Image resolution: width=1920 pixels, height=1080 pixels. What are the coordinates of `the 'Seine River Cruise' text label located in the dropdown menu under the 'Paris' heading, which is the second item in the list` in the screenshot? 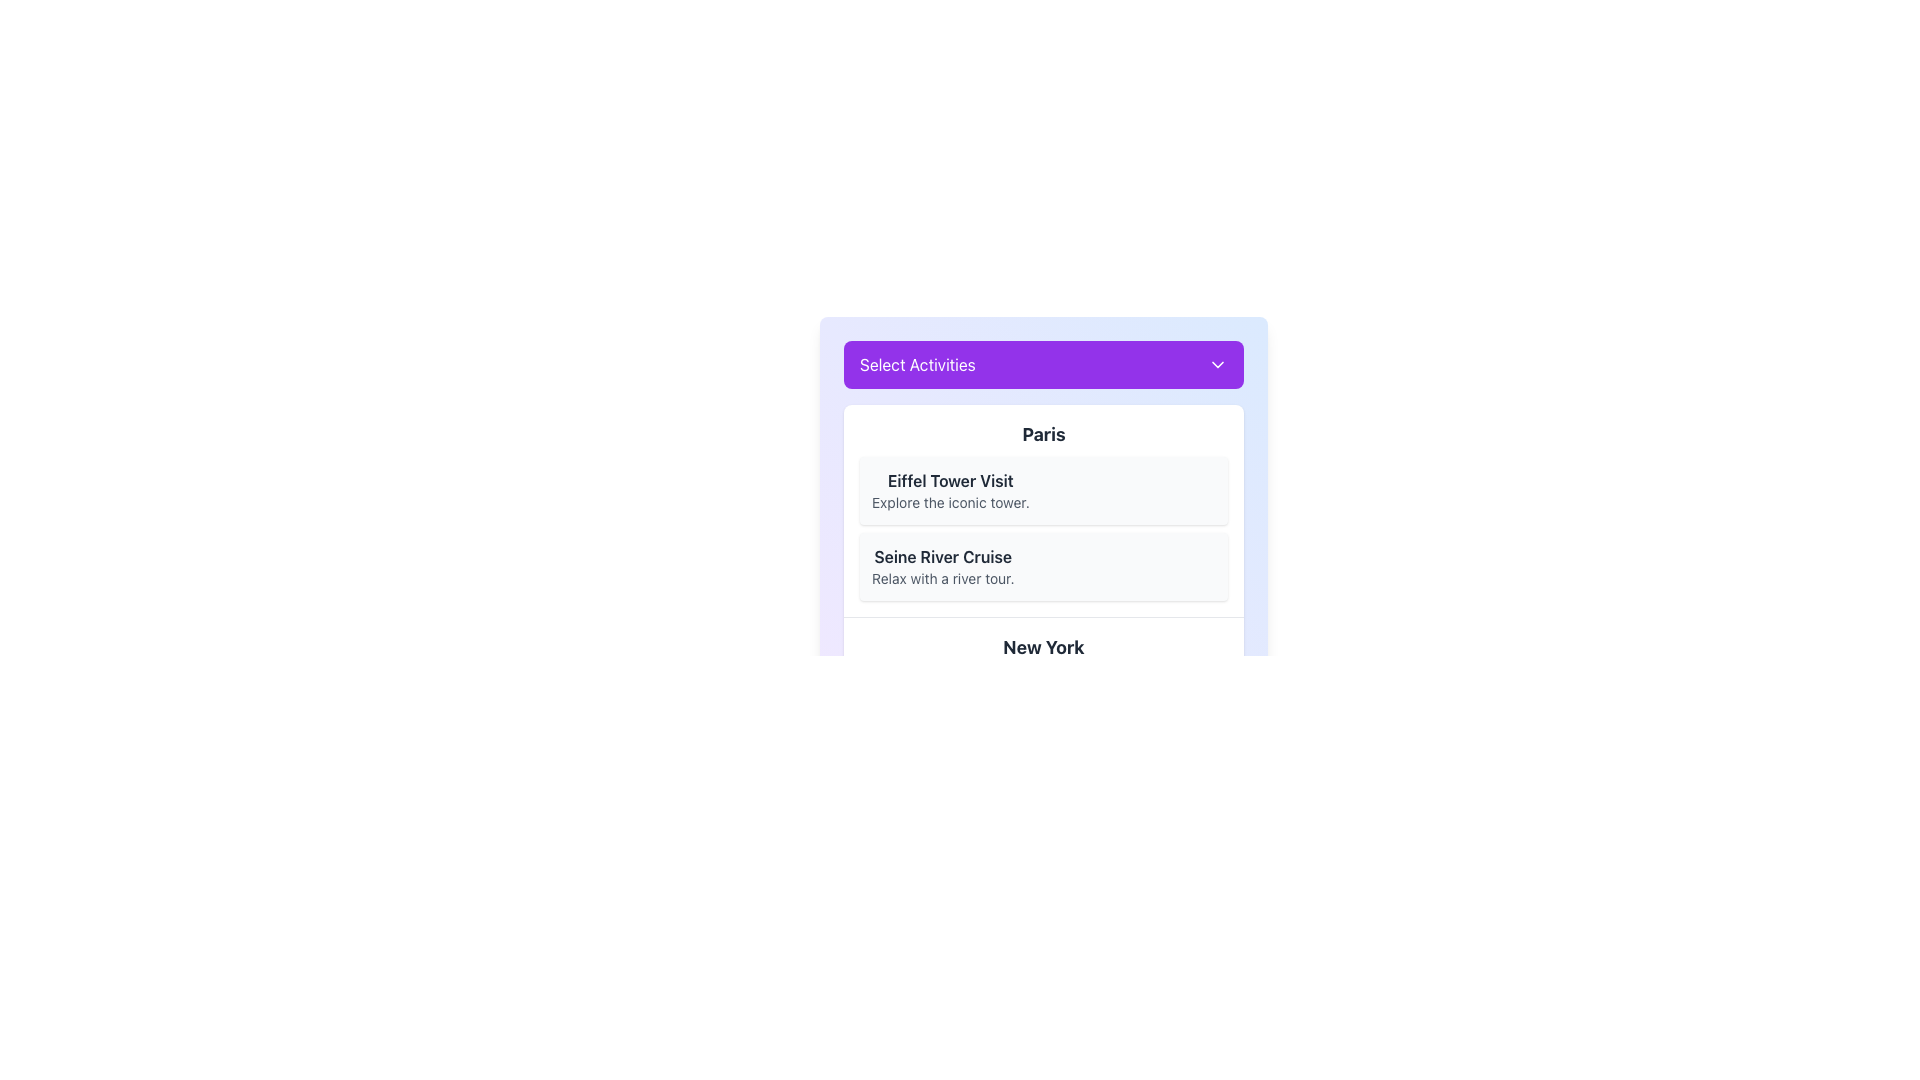 It's located at (942, 567).